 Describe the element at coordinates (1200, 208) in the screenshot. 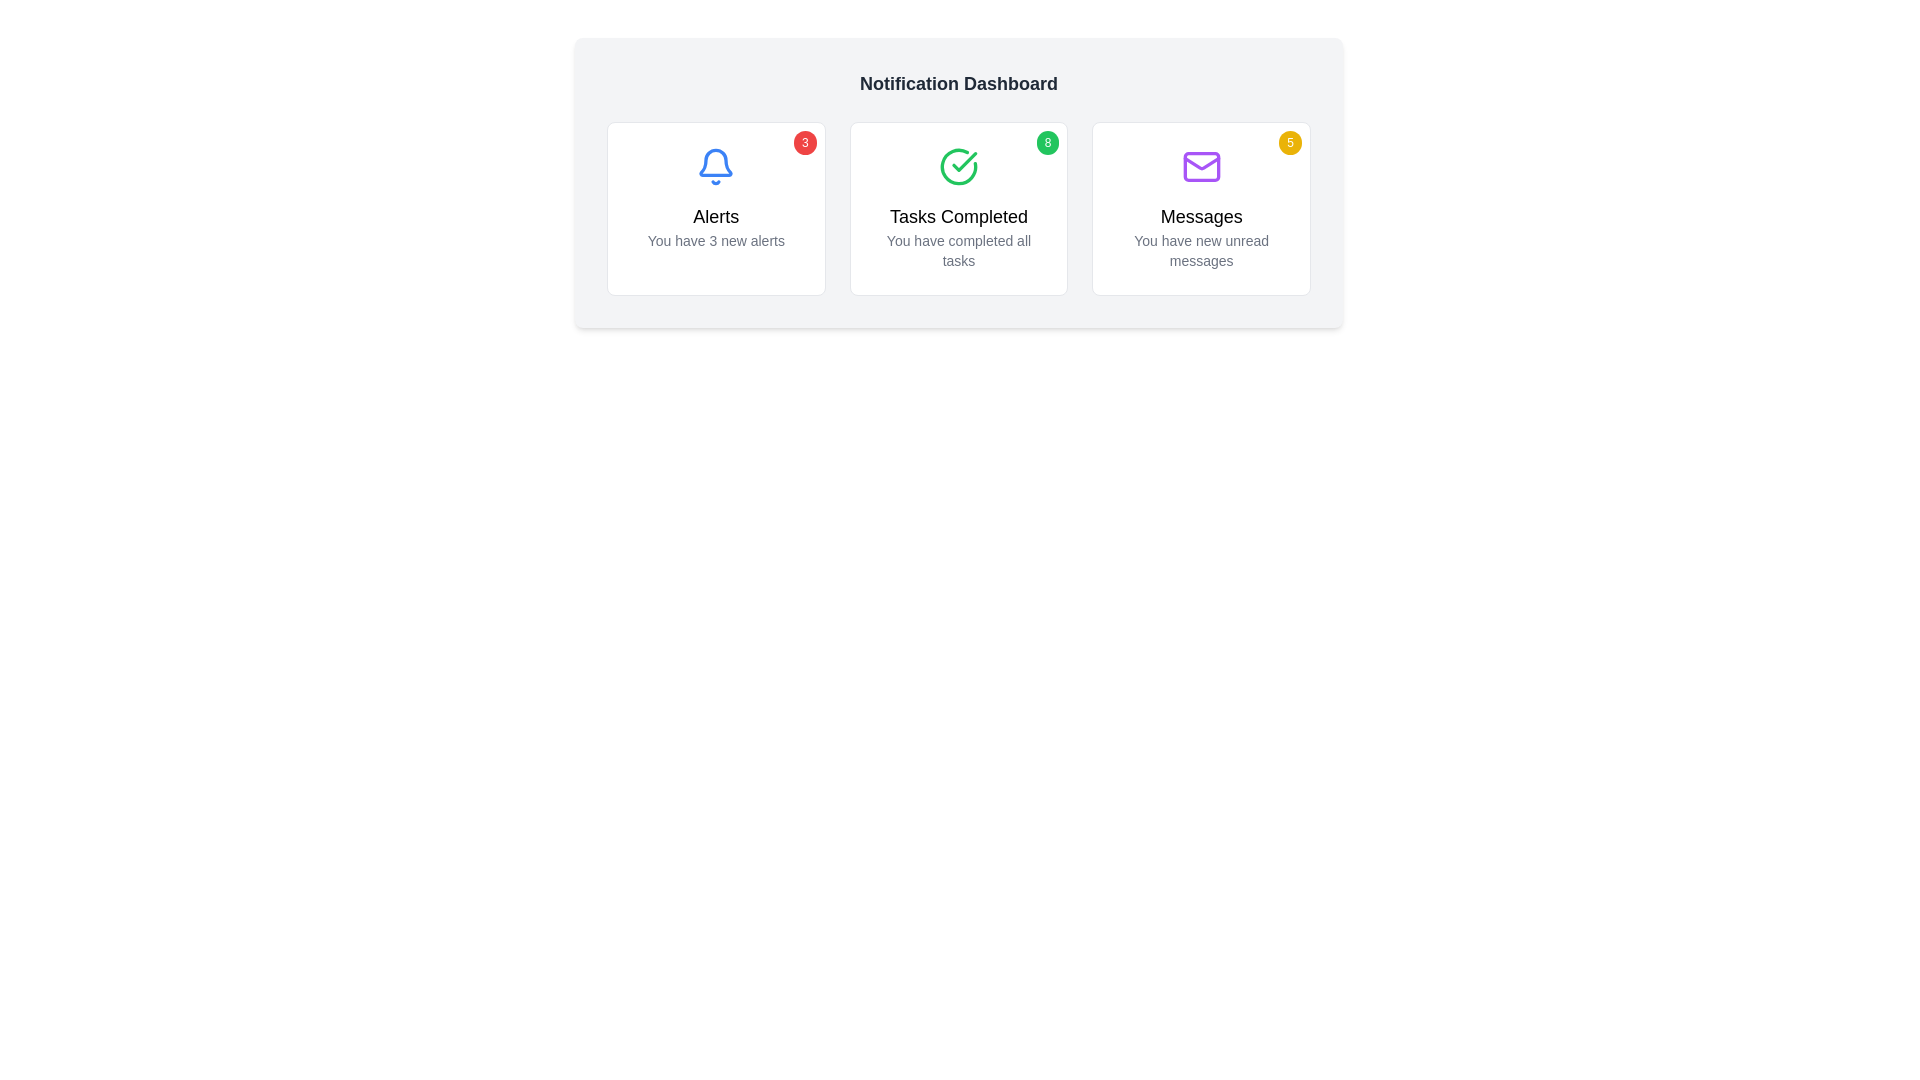

I see `the compact rectangular 'Messages' card with a white background, rounded corners, and a yellow circle indicating 5 unread messages, located in the top-right area of the grid` at that location.